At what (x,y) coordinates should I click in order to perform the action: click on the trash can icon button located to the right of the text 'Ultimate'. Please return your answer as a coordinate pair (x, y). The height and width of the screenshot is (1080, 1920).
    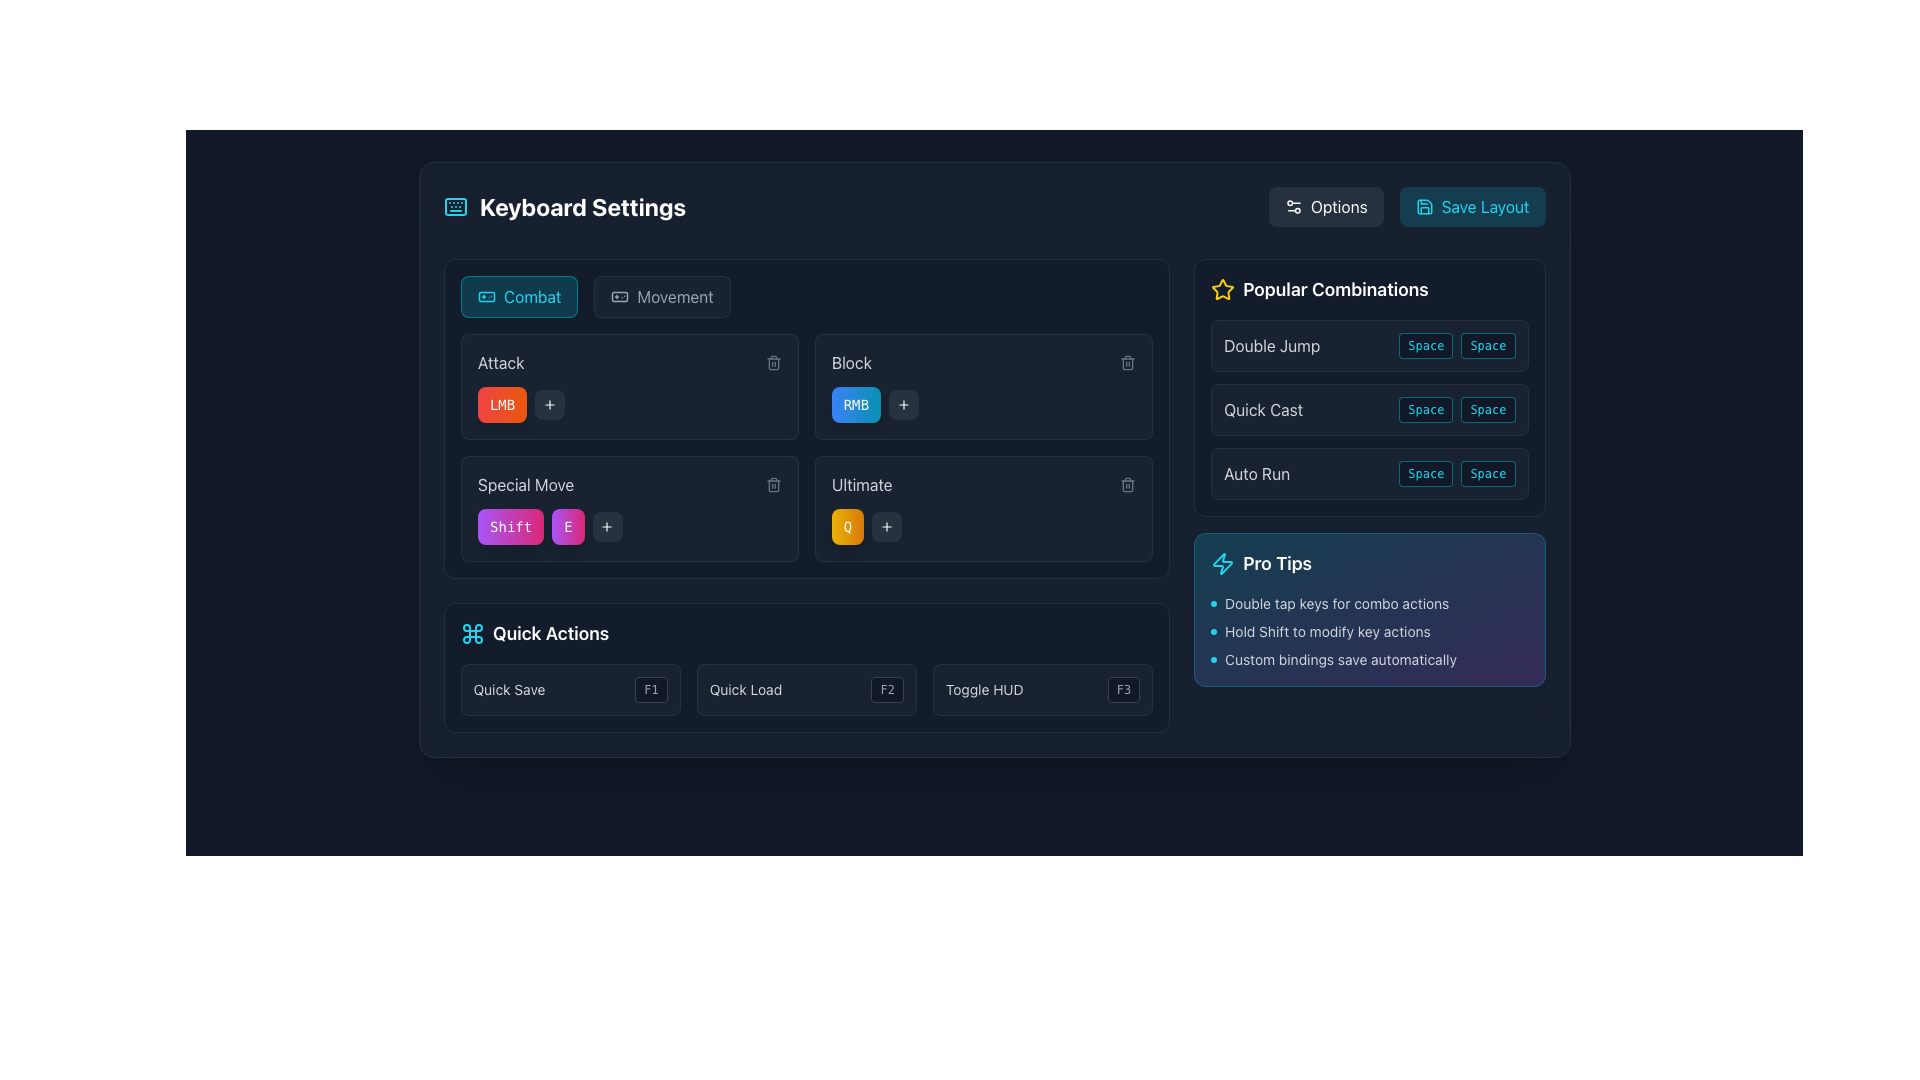
    Looking at the image, I should click on (1128, 485).